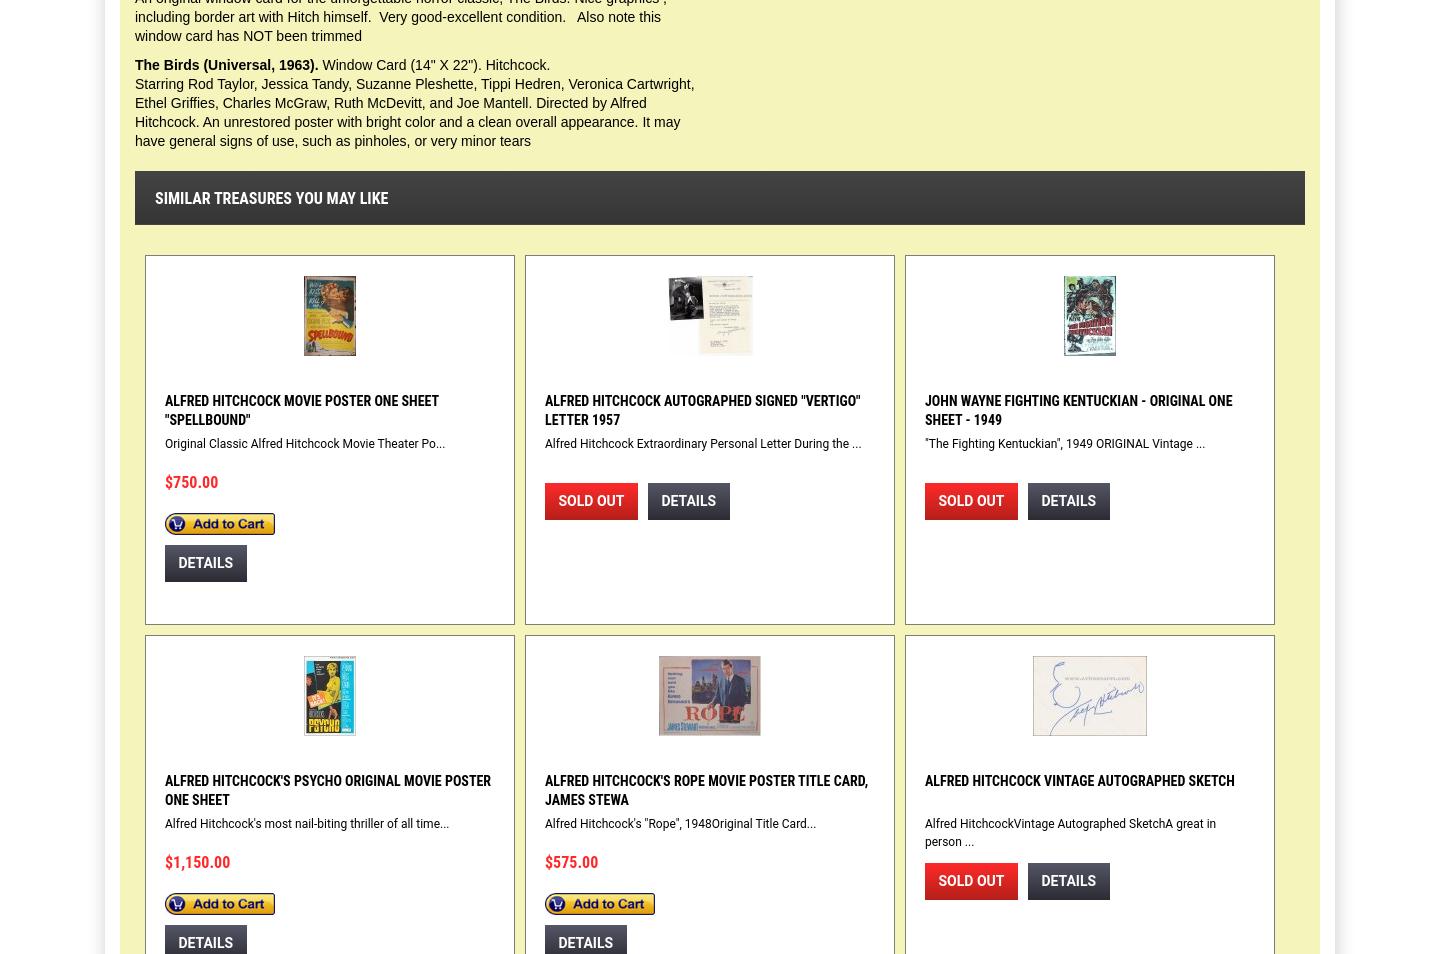 This screenshot has height=954, width=1440. What do you see at coordinates (1065, 443) in the screenshot?
I see `'"The Fighting Kentuckian", 1949
ORIGINAL Vintage ...'` at bounding box center [1065, 443].